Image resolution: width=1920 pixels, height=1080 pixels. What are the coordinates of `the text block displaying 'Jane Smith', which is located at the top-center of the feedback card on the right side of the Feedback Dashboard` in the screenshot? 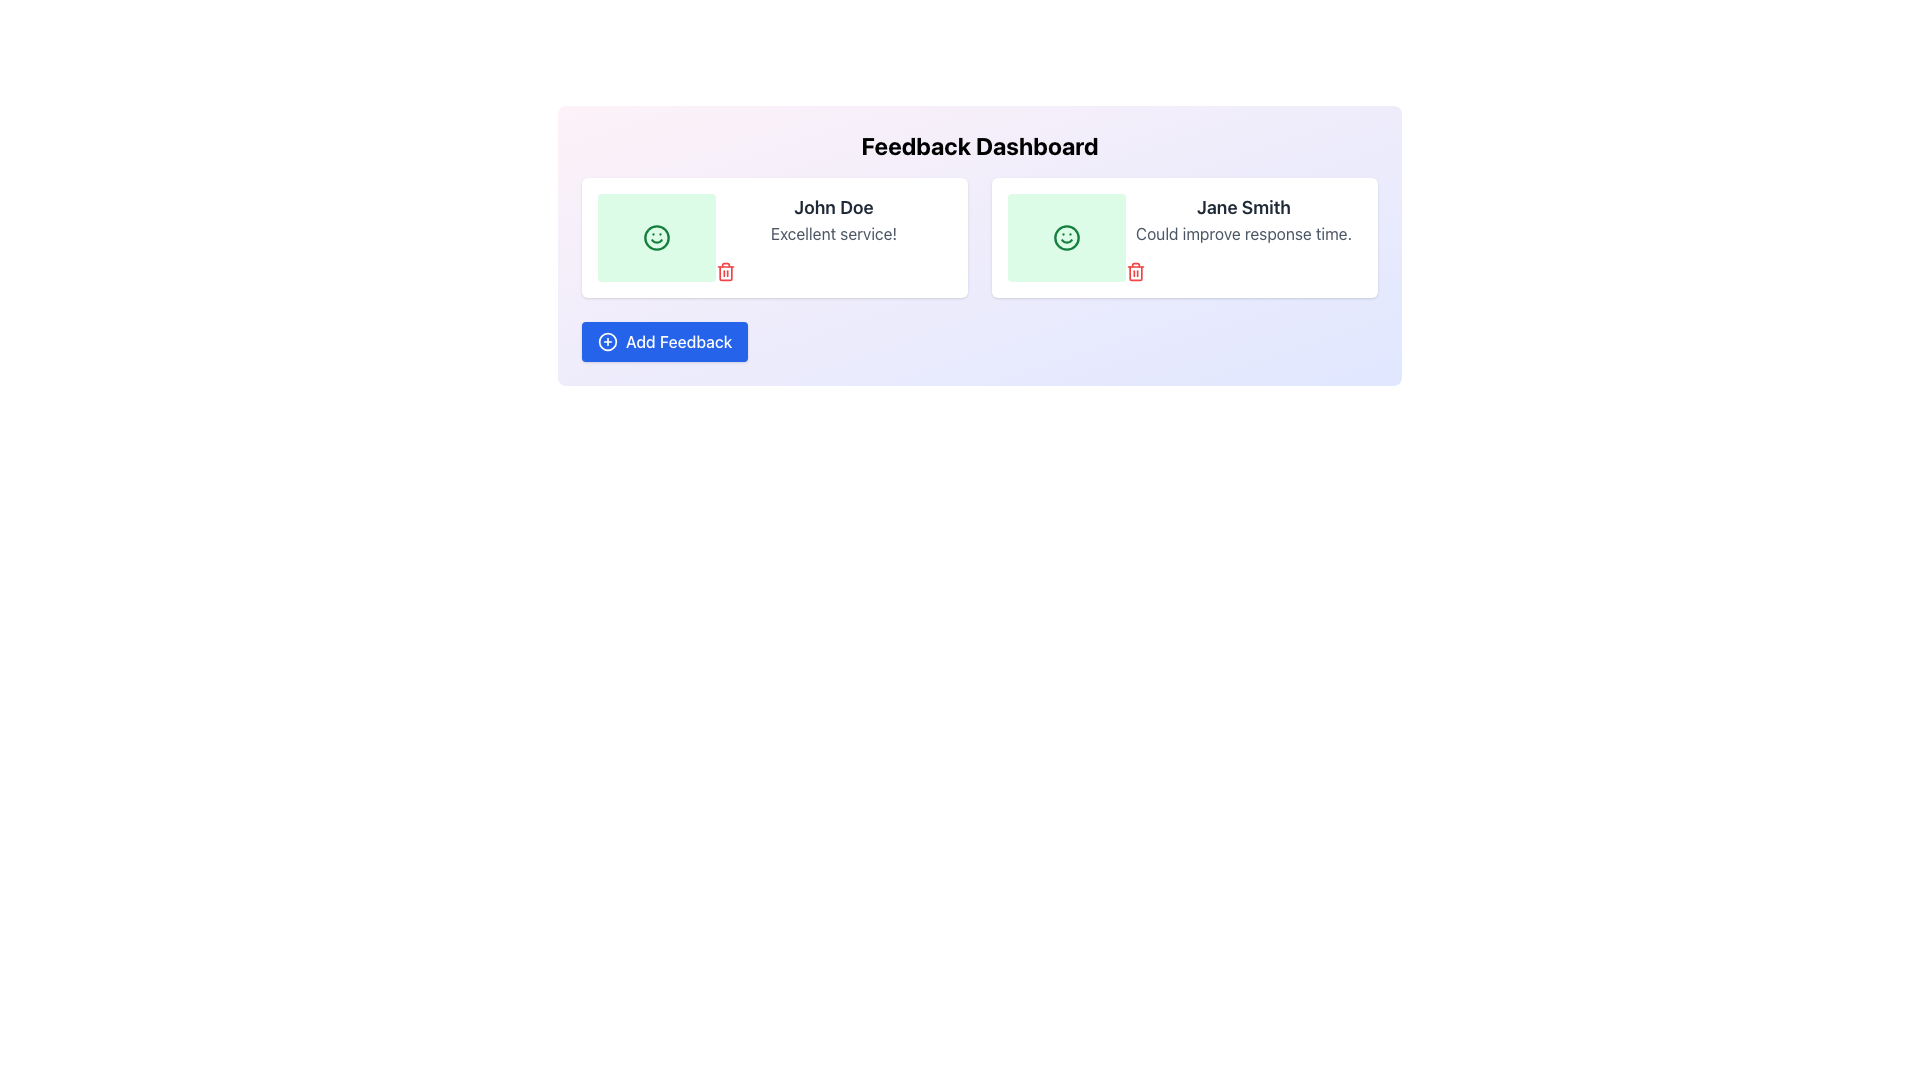 It's located at (1242, 208).